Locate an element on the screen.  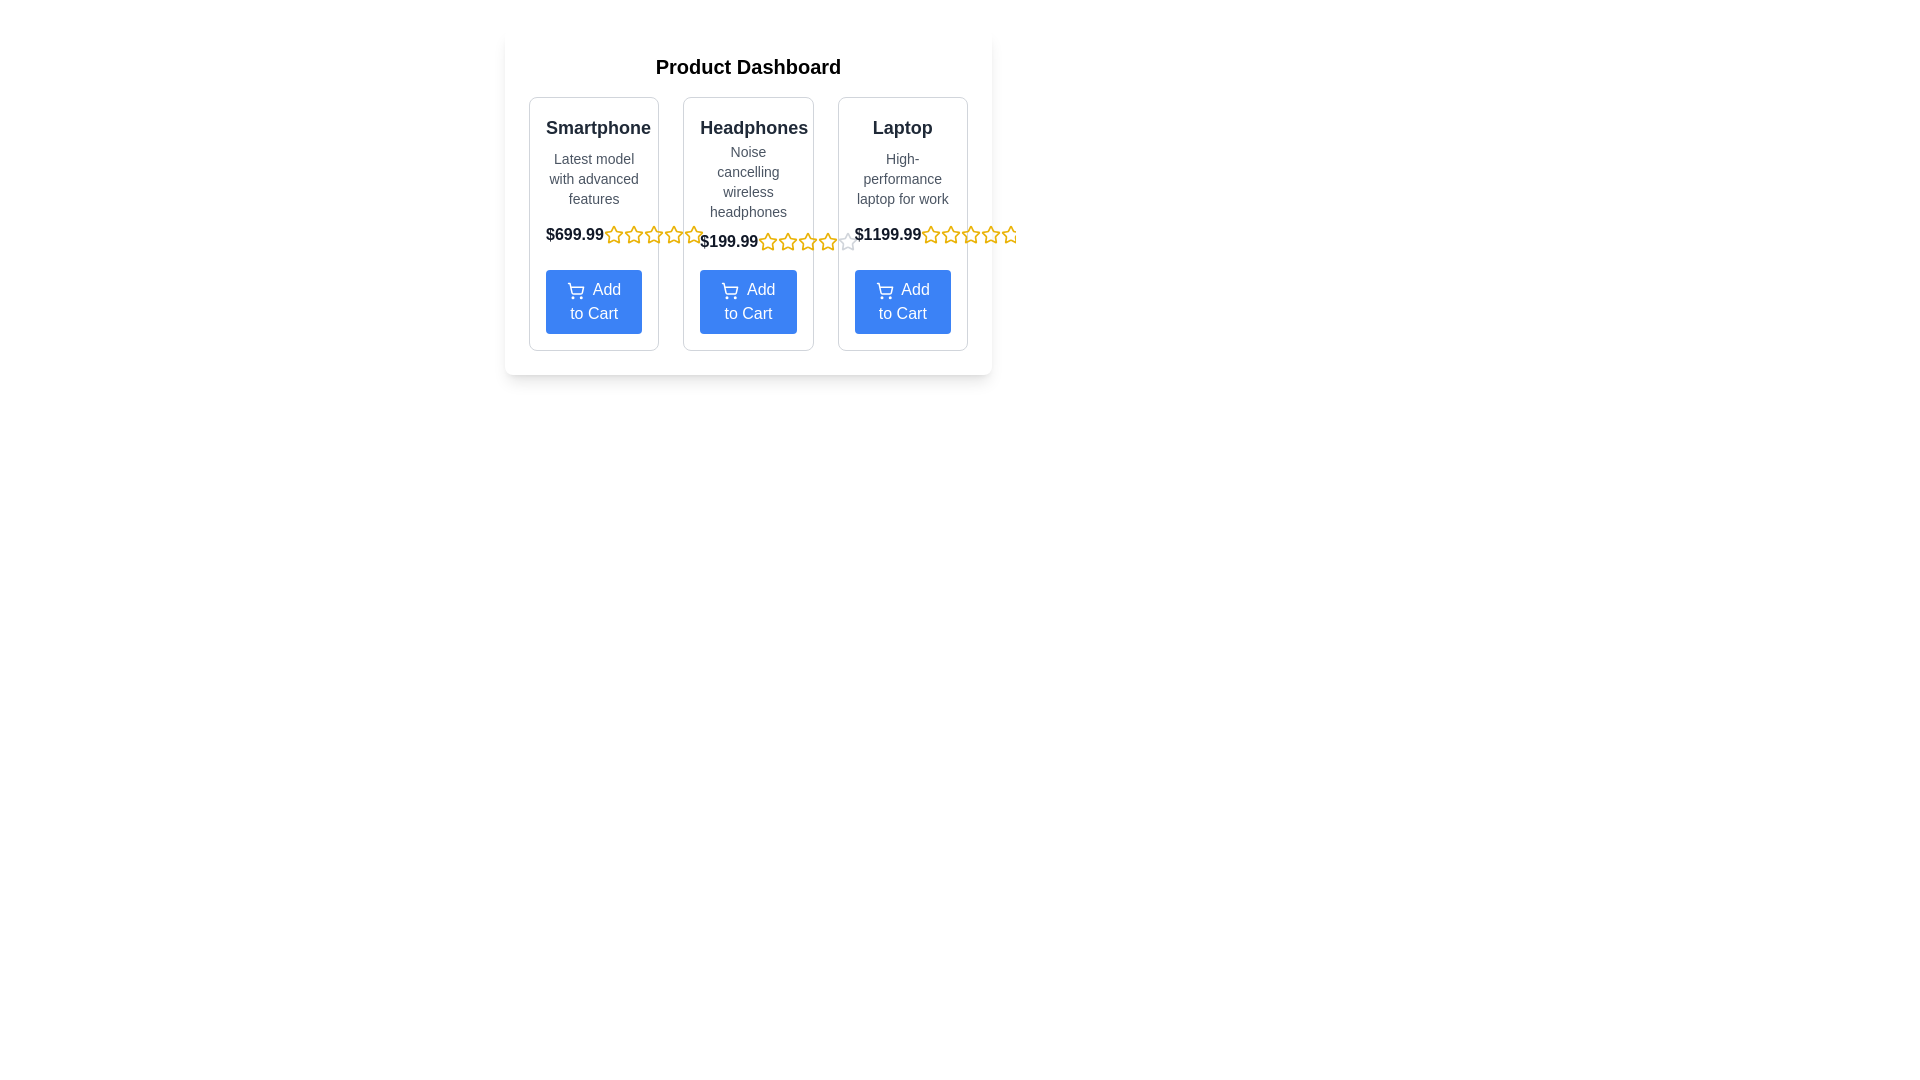
the fifth star-shaped icon for rating, which is outlined in yellow and located under the price section of the 'Laptop' product card is located at coordinates (930, 233).